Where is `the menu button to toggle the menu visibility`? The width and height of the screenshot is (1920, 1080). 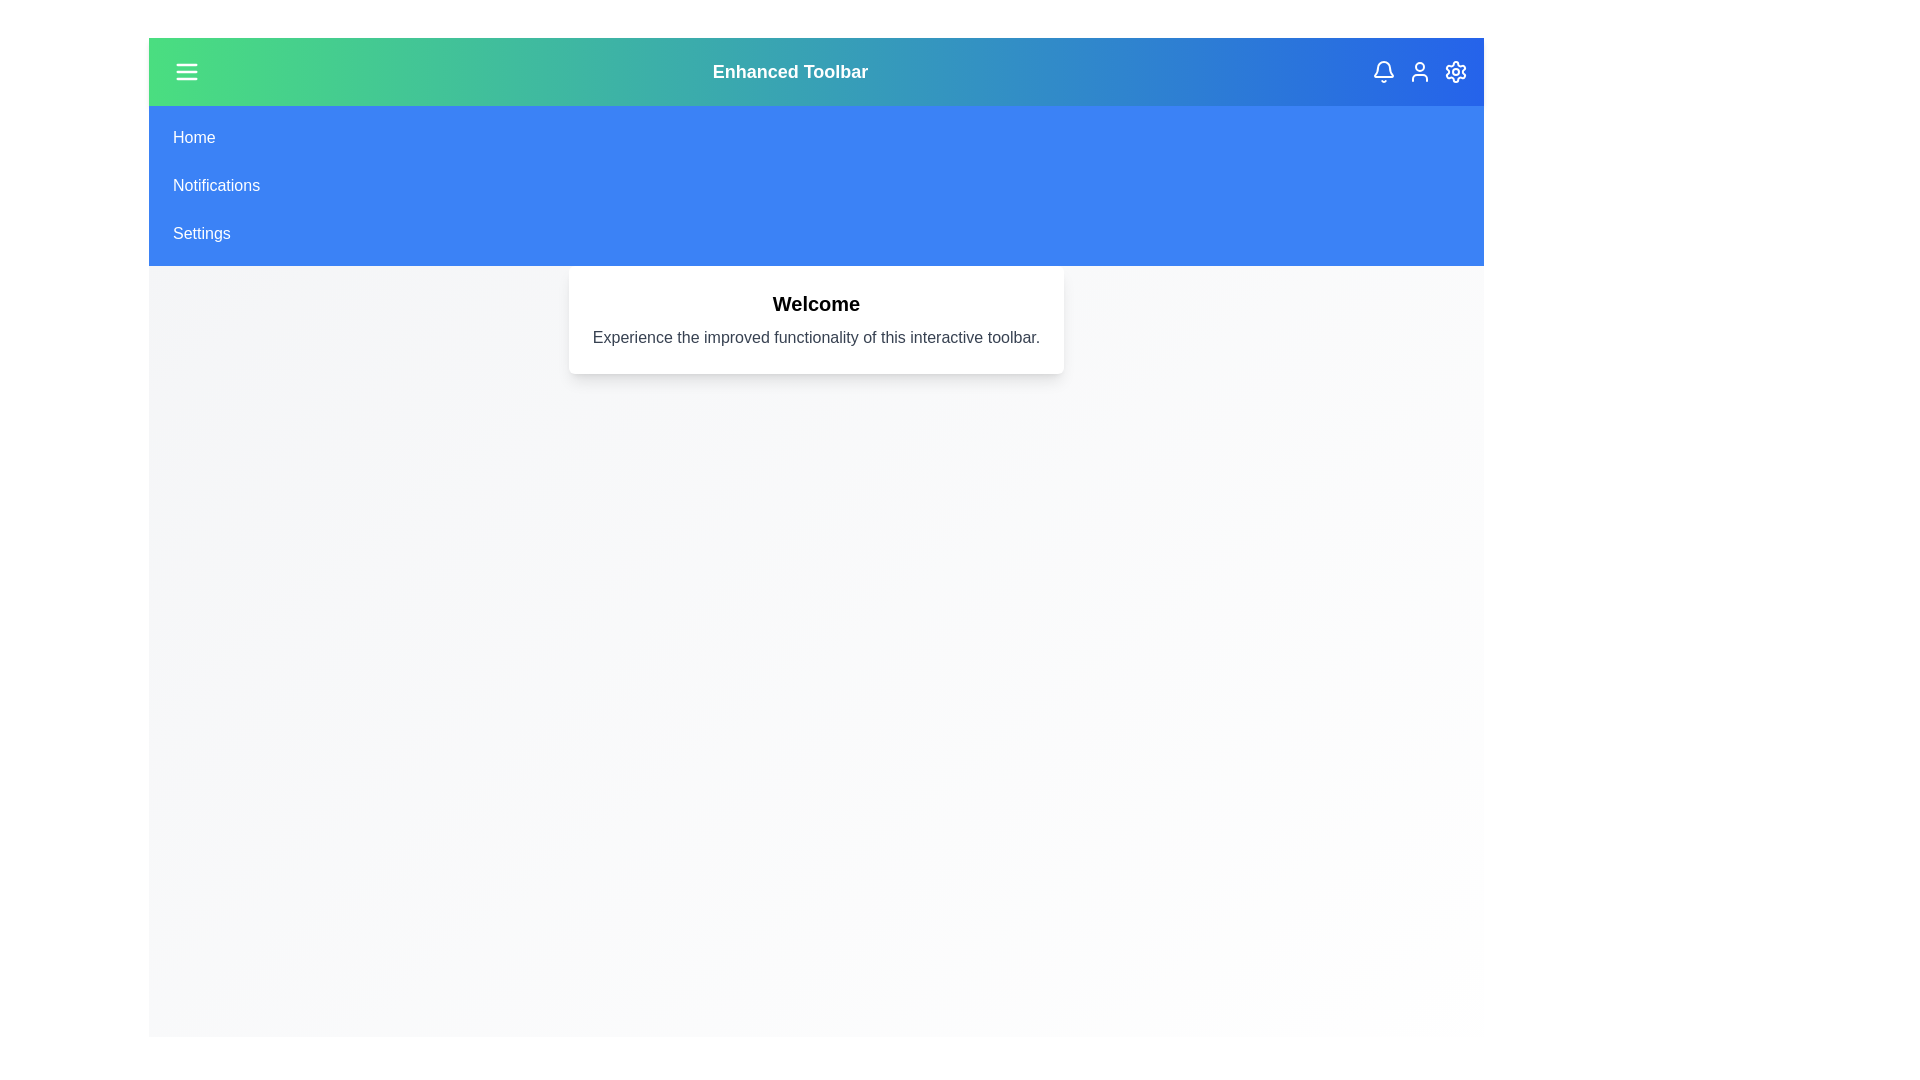
the menu button to toggle the menu visibility is located at coordinates (187, 71).